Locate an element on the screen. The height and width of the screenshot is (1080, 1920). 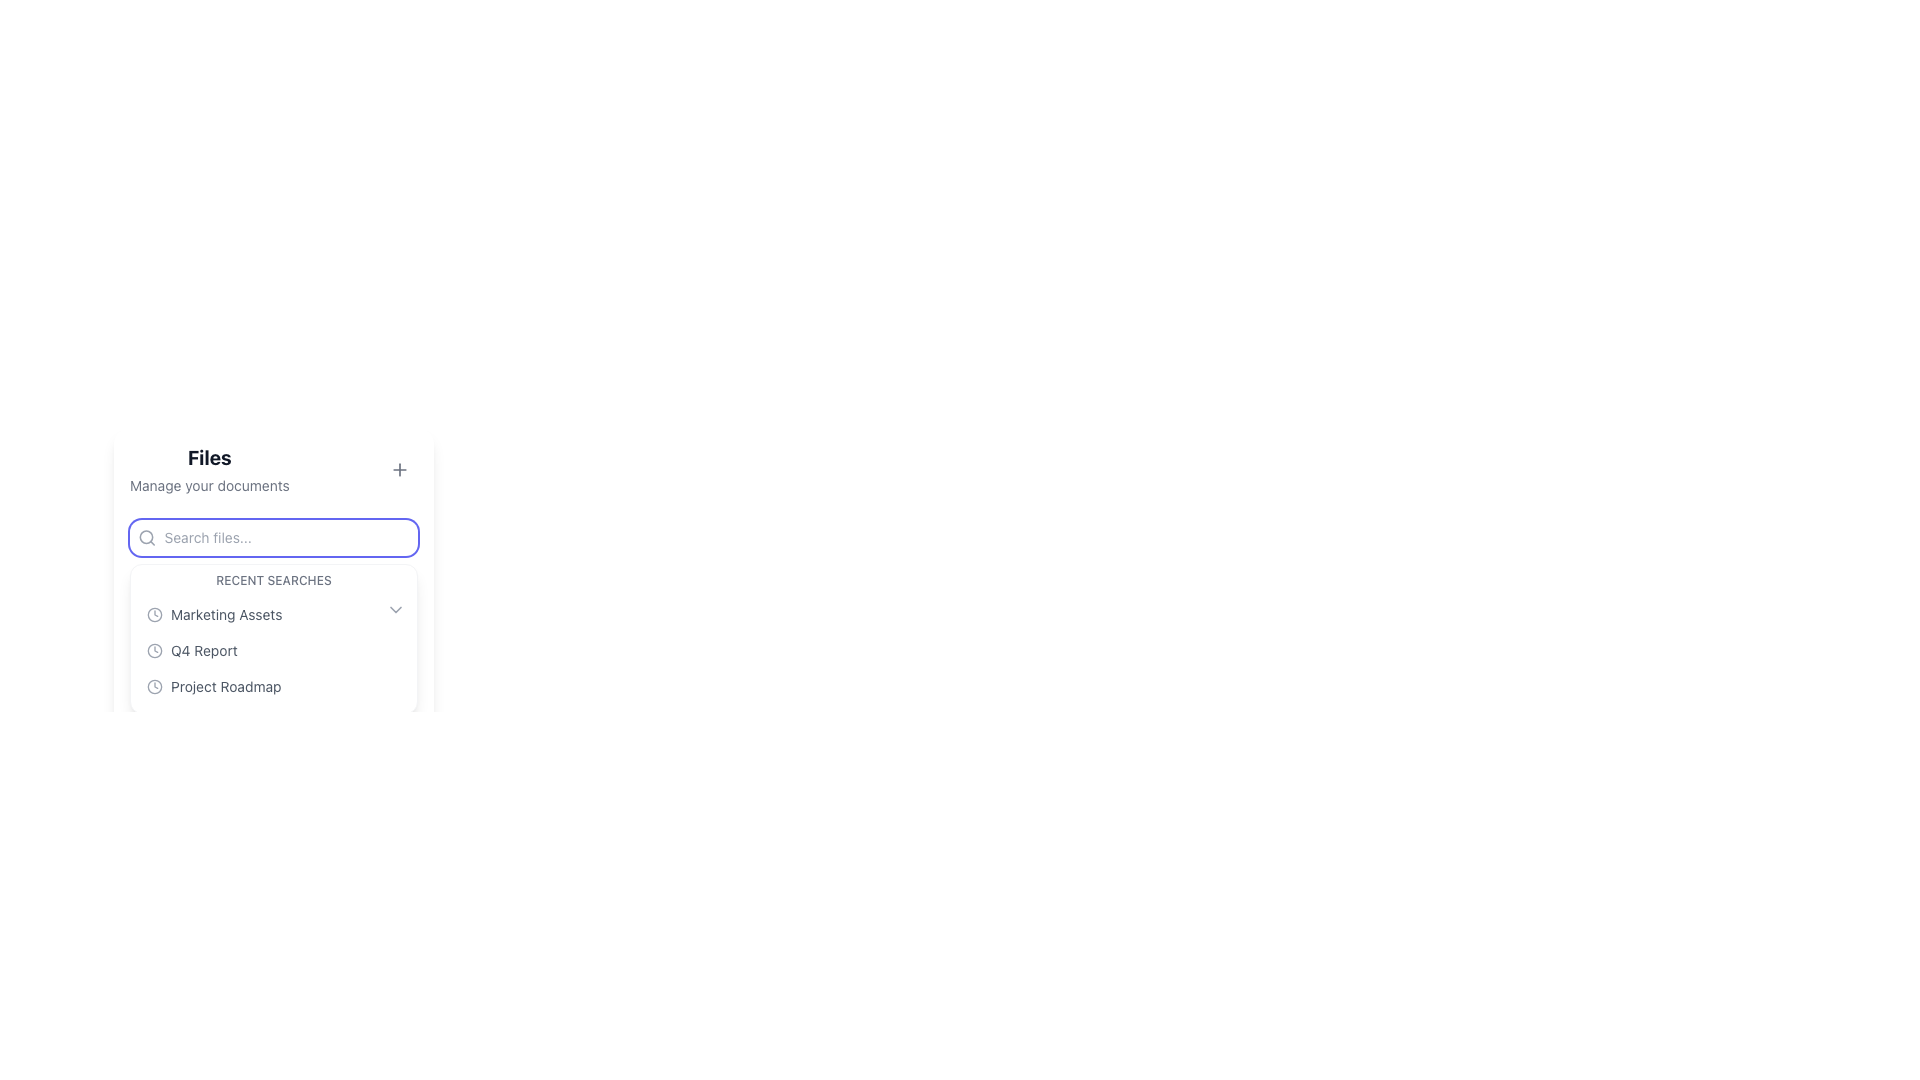
the first list item labeled 'Marketing Assets' with a clock icon on the left and a downward-facing chevron icon on the right, located under the 'Recent Searches' section is located at coordinates (272, 608).